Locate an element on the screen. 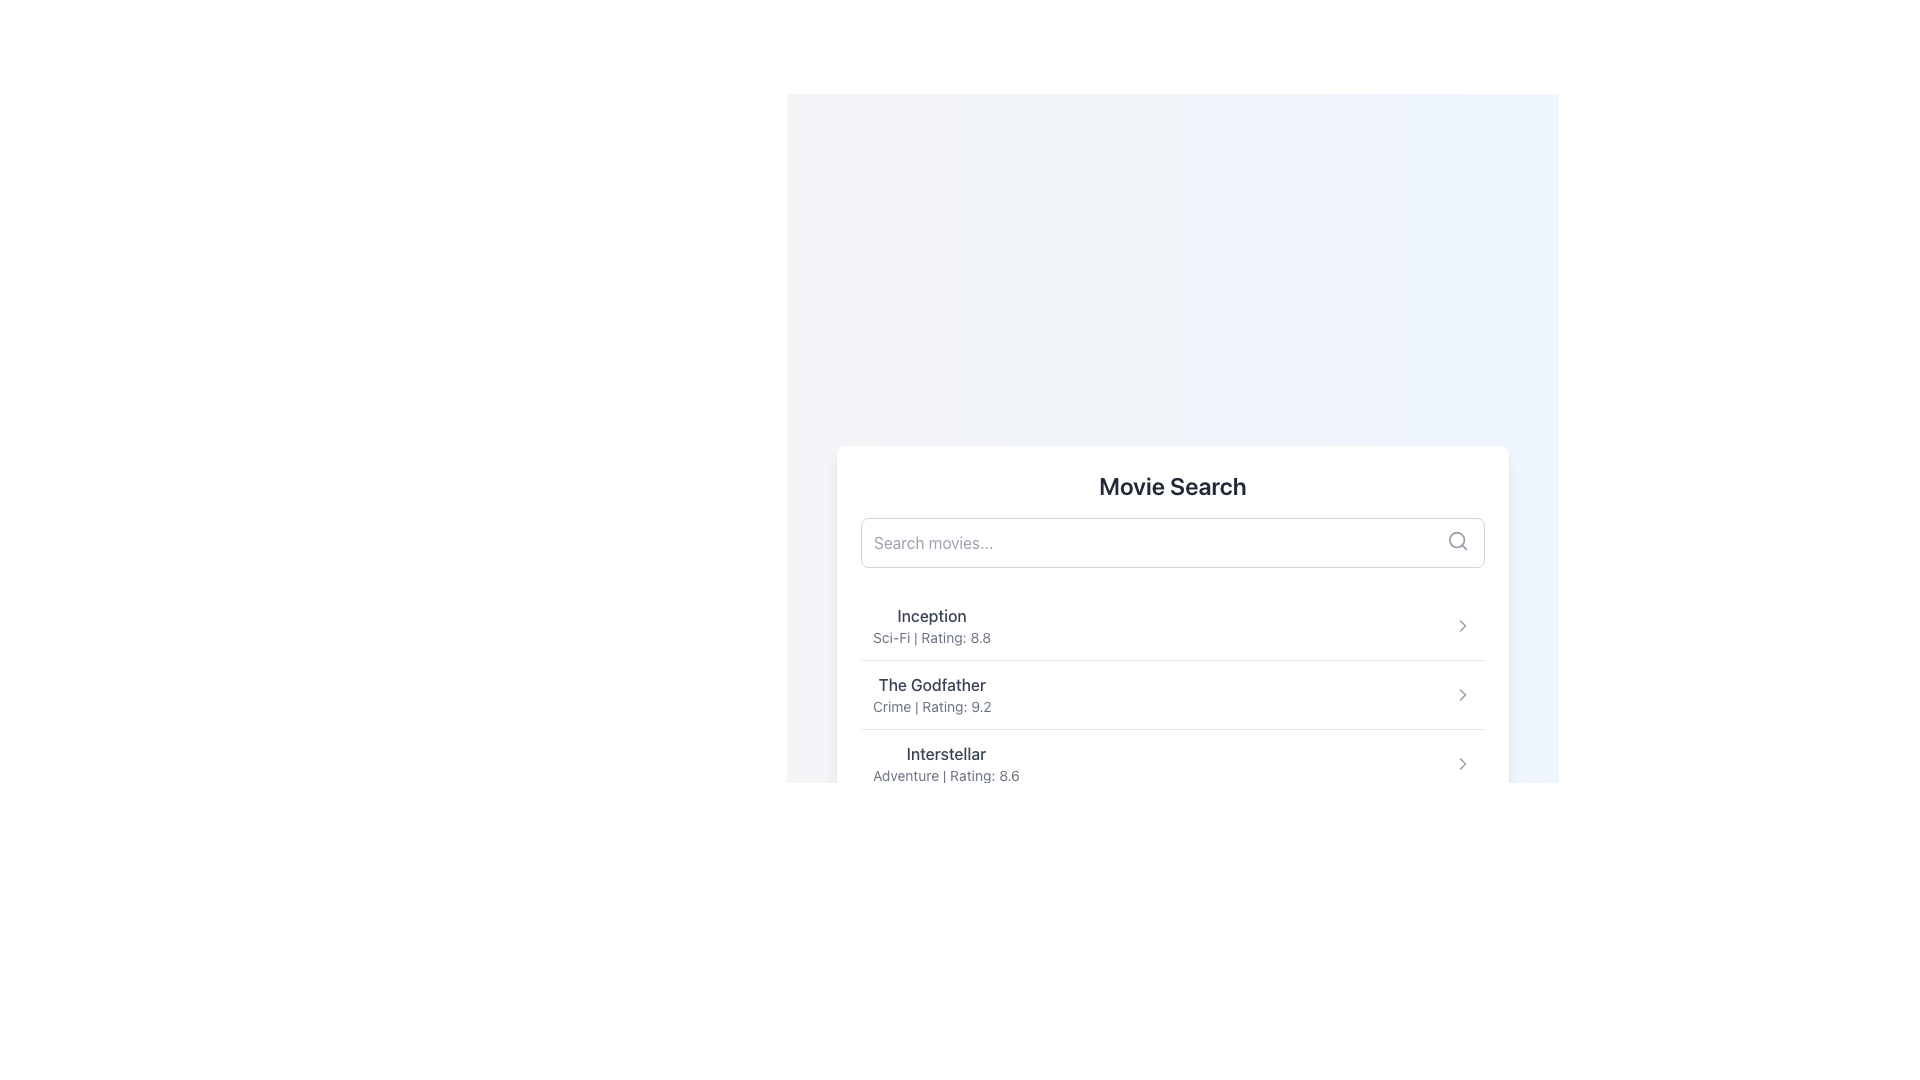 The width and height of the screenshot is (1920, 1080). the right arrow icon element located at the far right of the list item titled 'Inception' in the 'Movie Search' results interface is located at coordinates (1463, 624).